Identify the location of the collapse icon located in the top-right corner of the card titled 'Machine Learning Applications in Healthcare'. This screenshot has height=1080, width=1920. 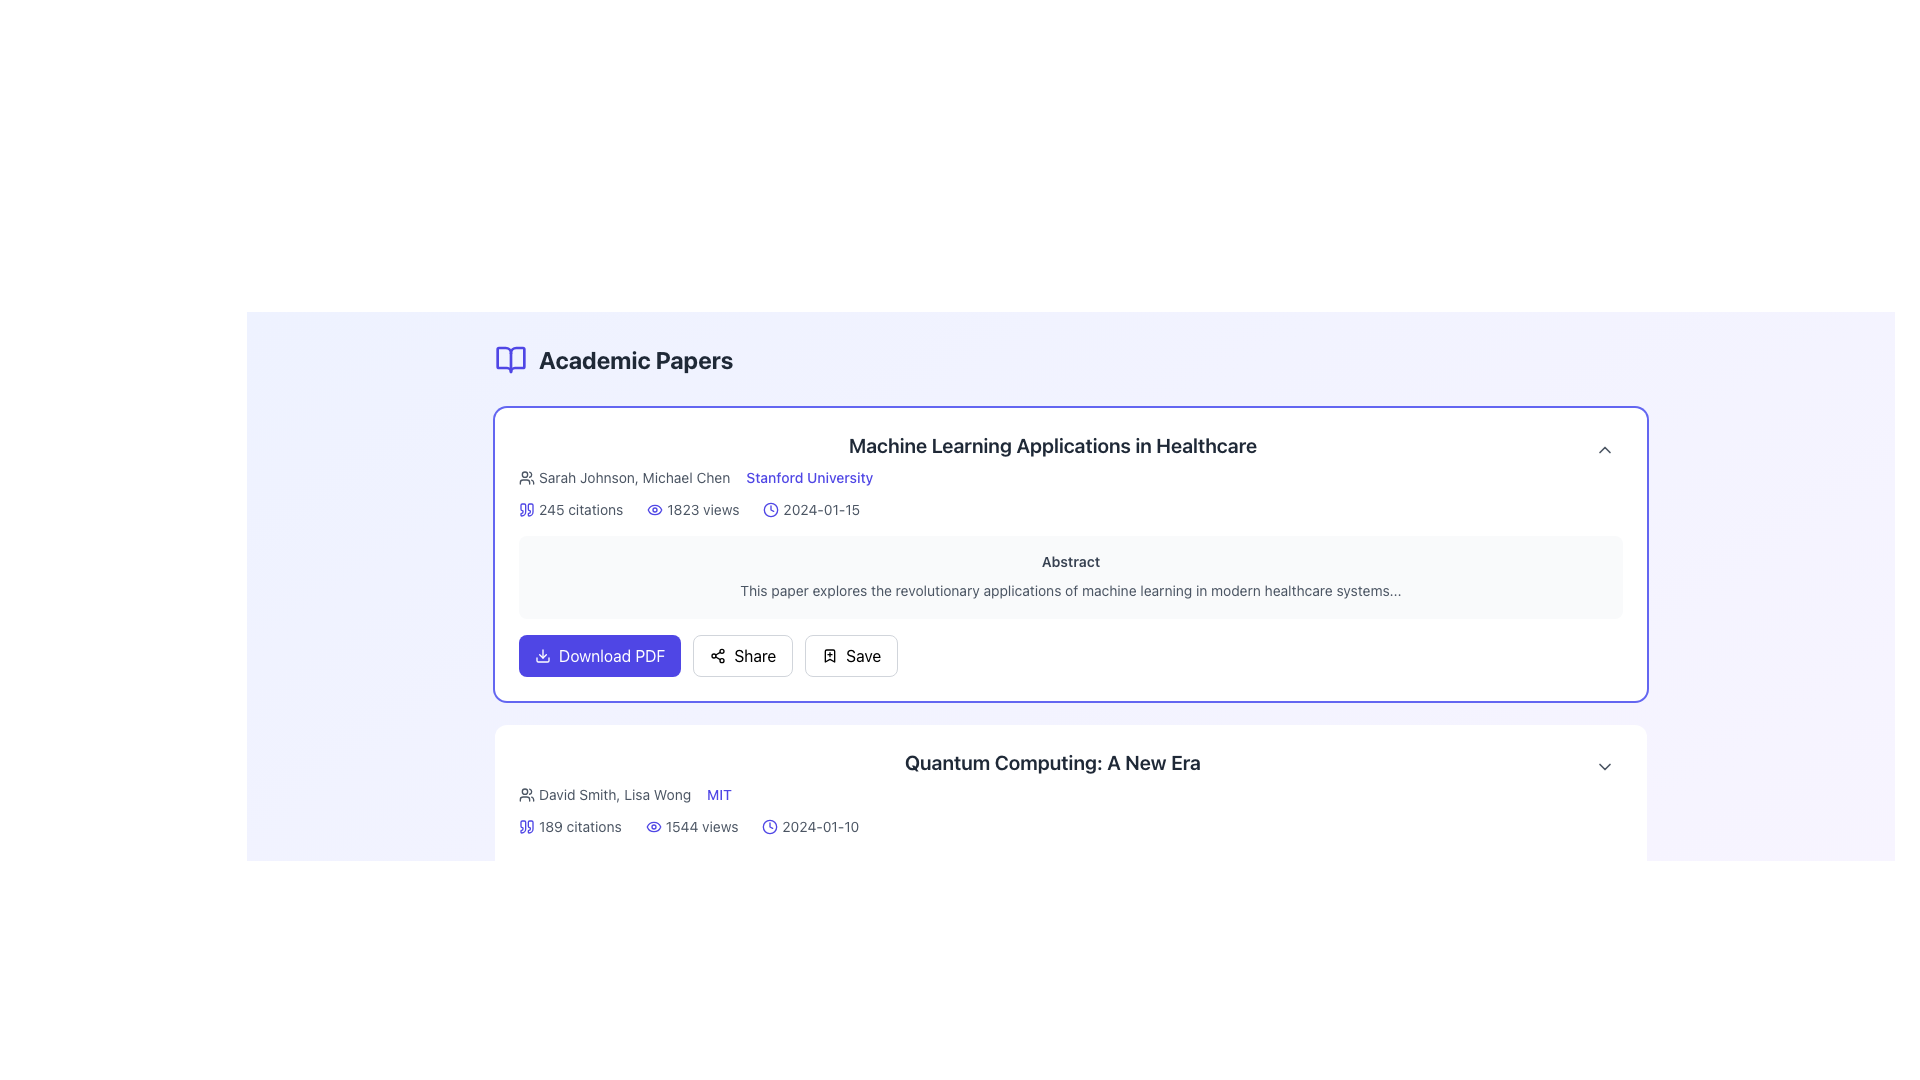
(1604, 450).